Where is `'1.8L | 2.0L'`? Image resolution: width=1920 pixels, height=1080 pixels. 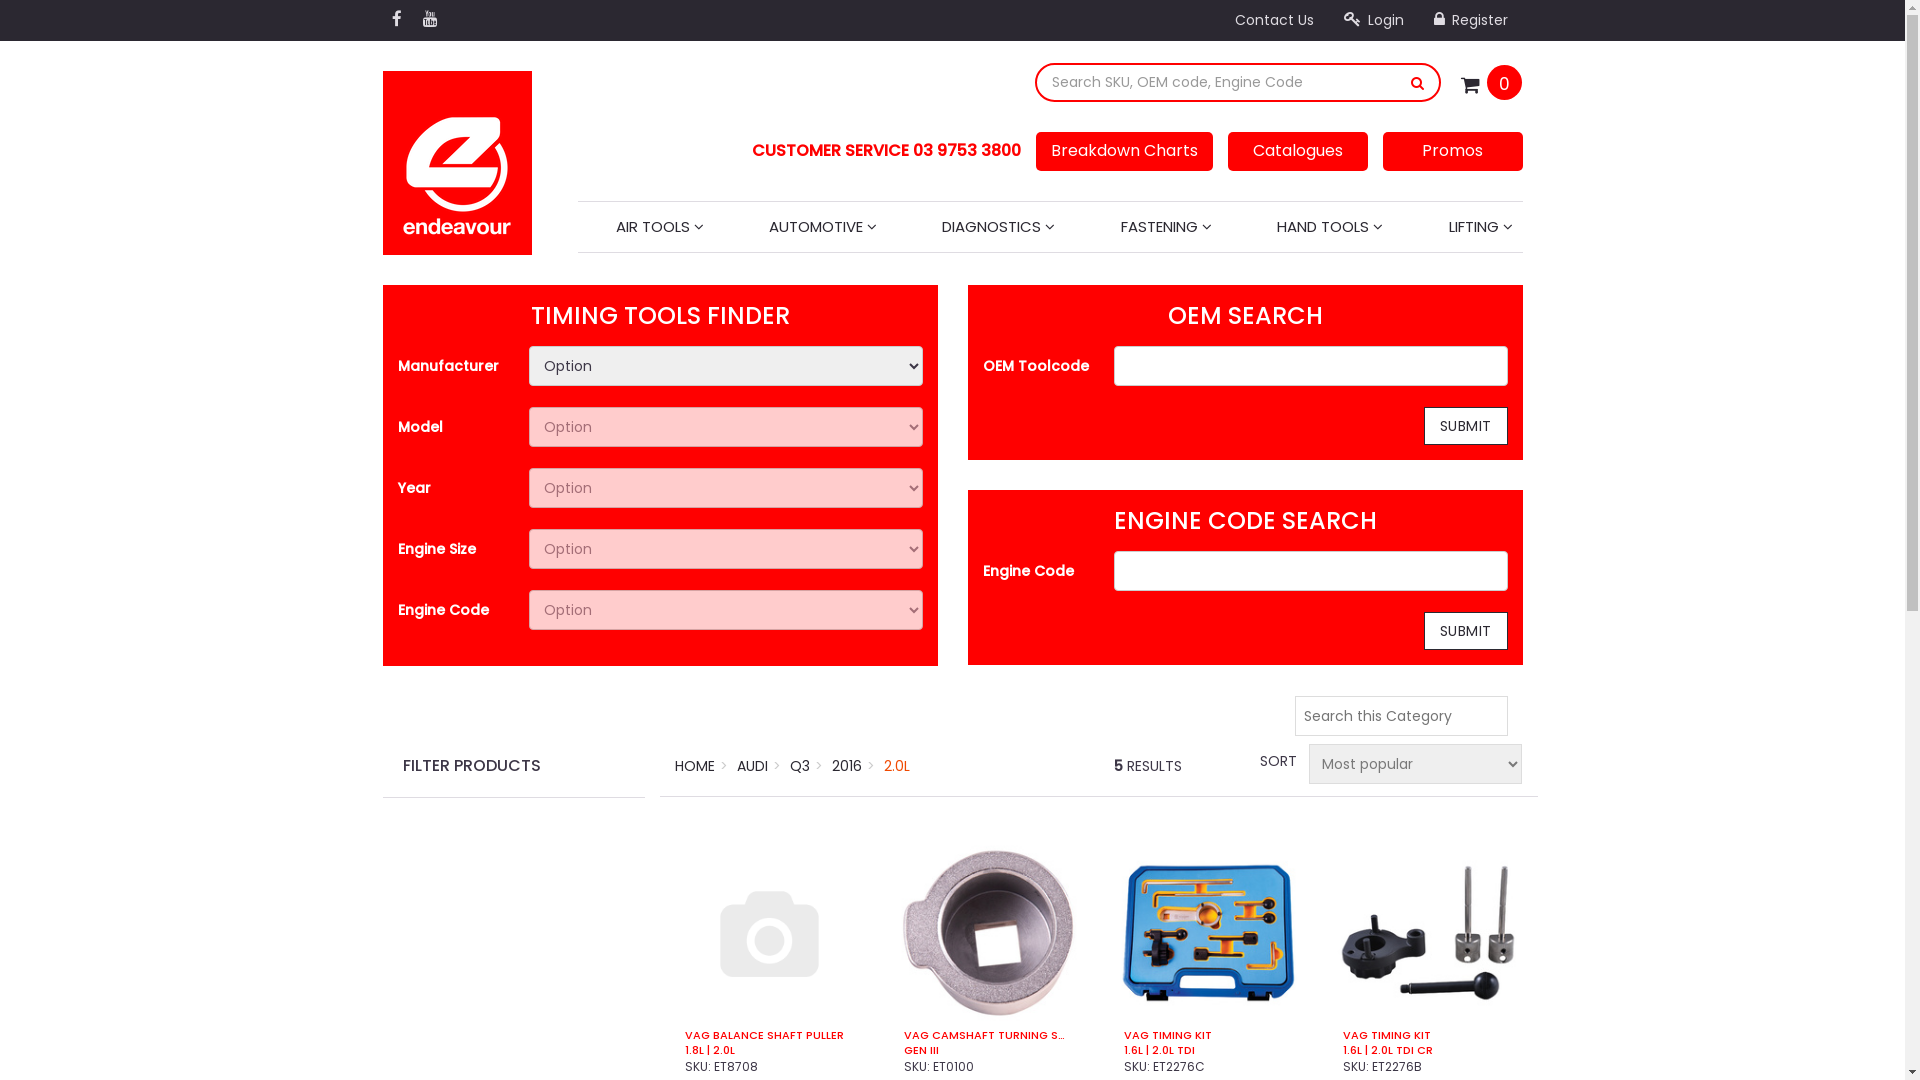 '1.8L | 2.0L' is located at coordinates (768, 1049).